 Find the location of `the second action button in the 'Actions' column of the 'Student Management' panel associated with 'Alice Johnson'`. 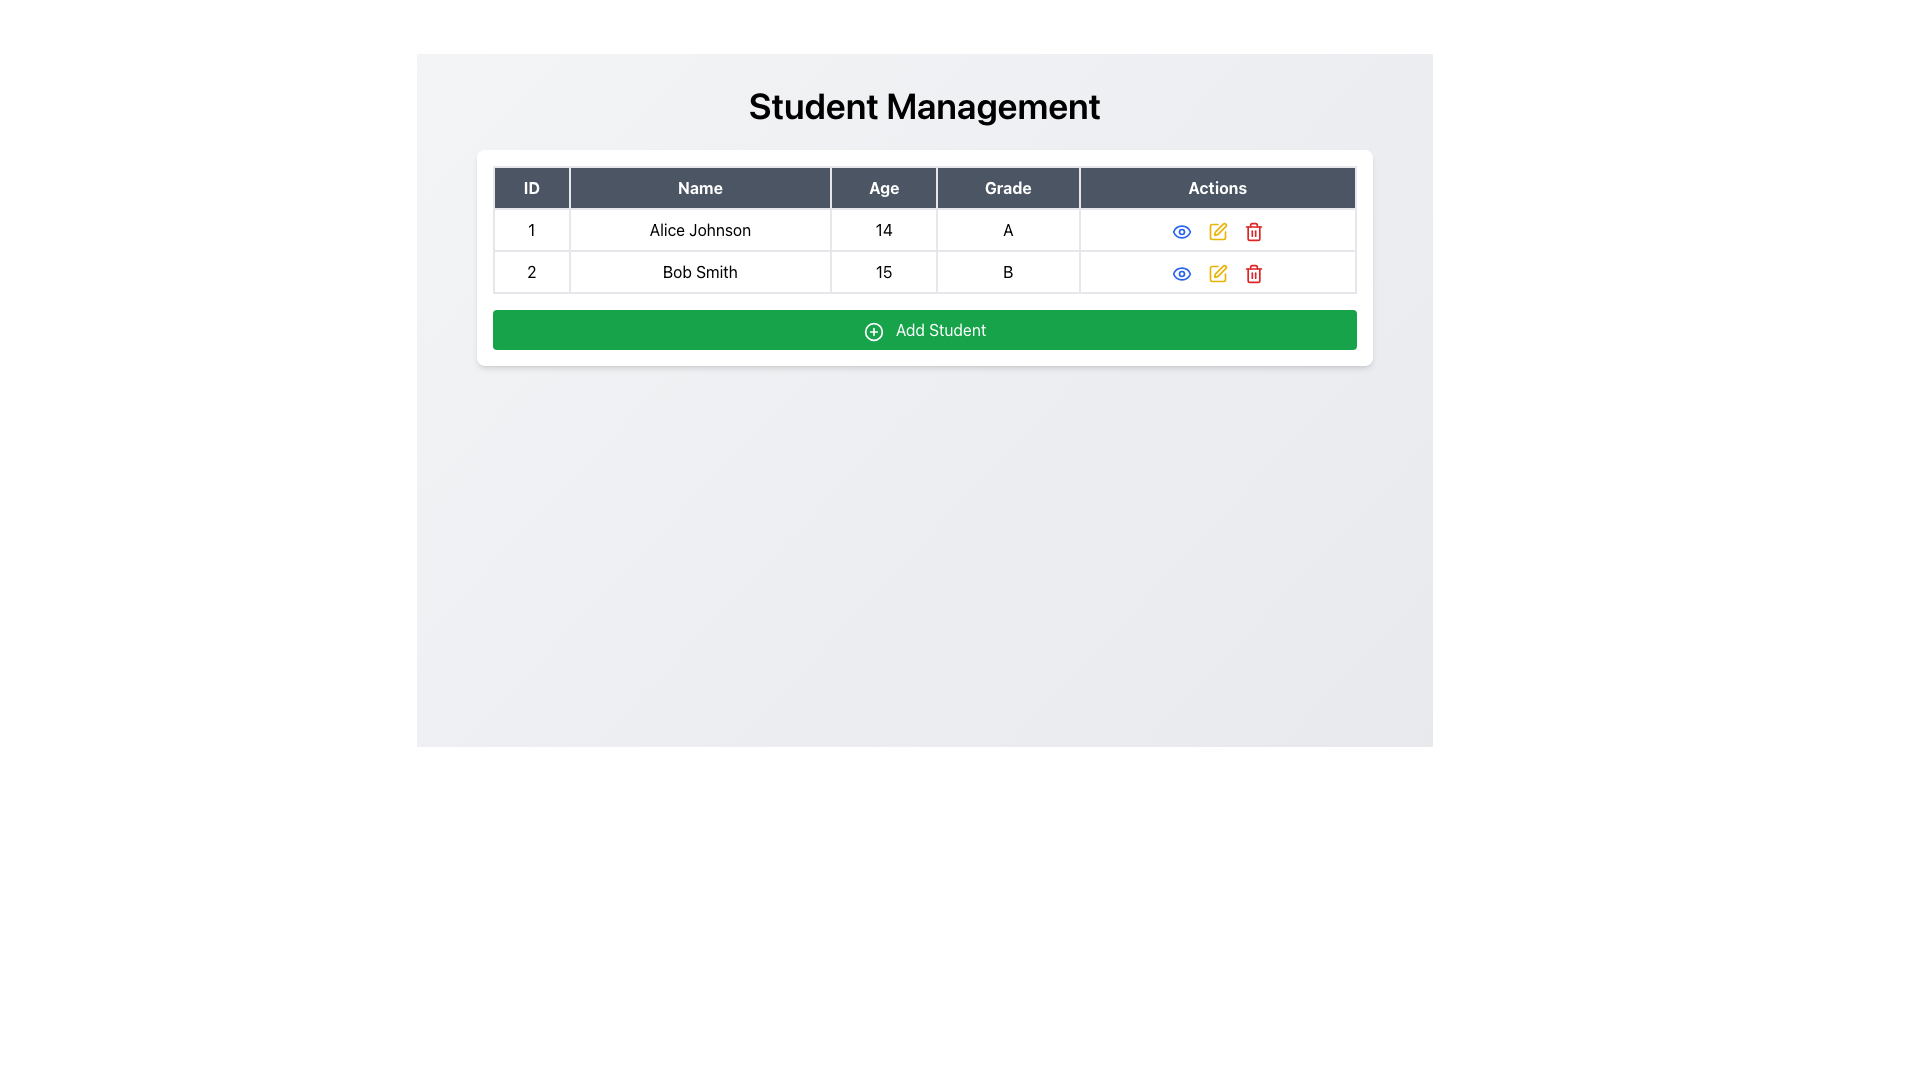

the second action button in the 'Actions' column of the 'Student Management' panel associated with 'Alice Johnson' is located at coordinates (1219, 228).